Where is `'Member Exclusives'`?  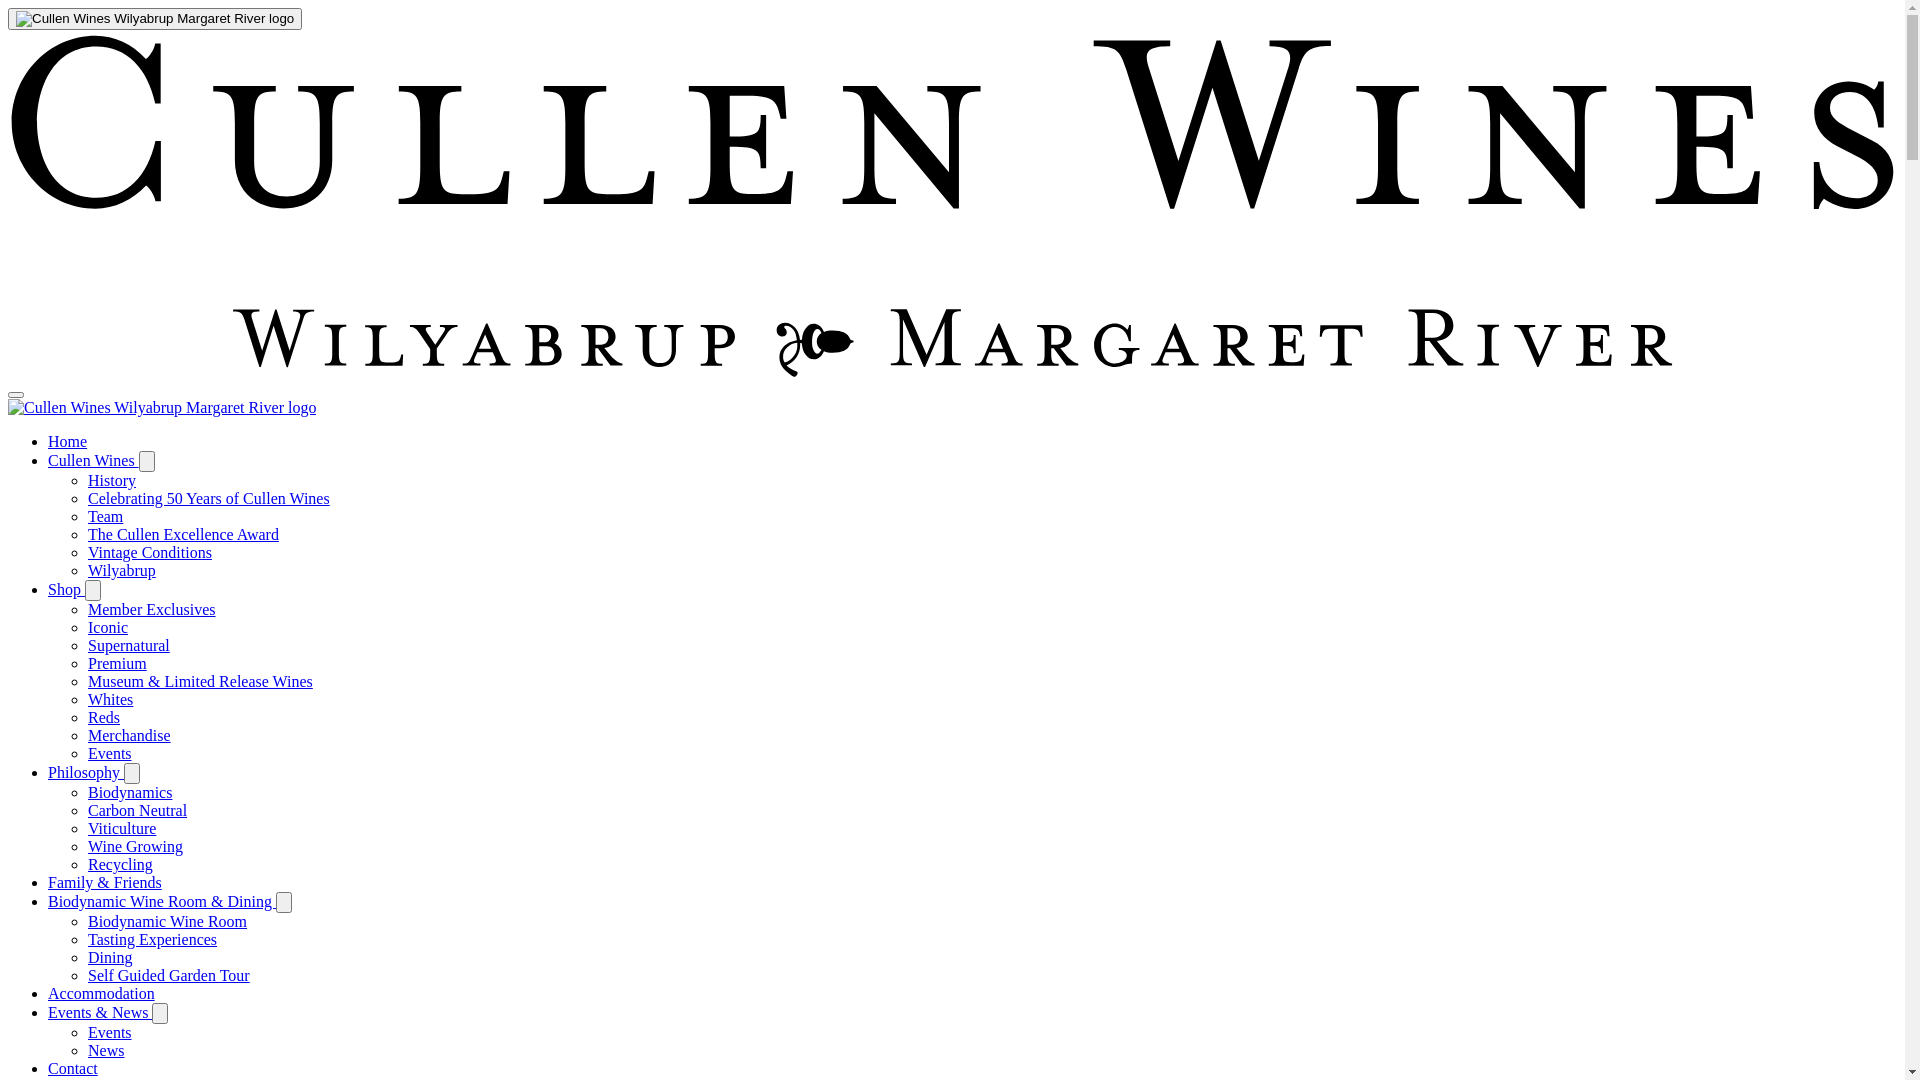 'Member Exclusives' is located at coordinates (151, 608).